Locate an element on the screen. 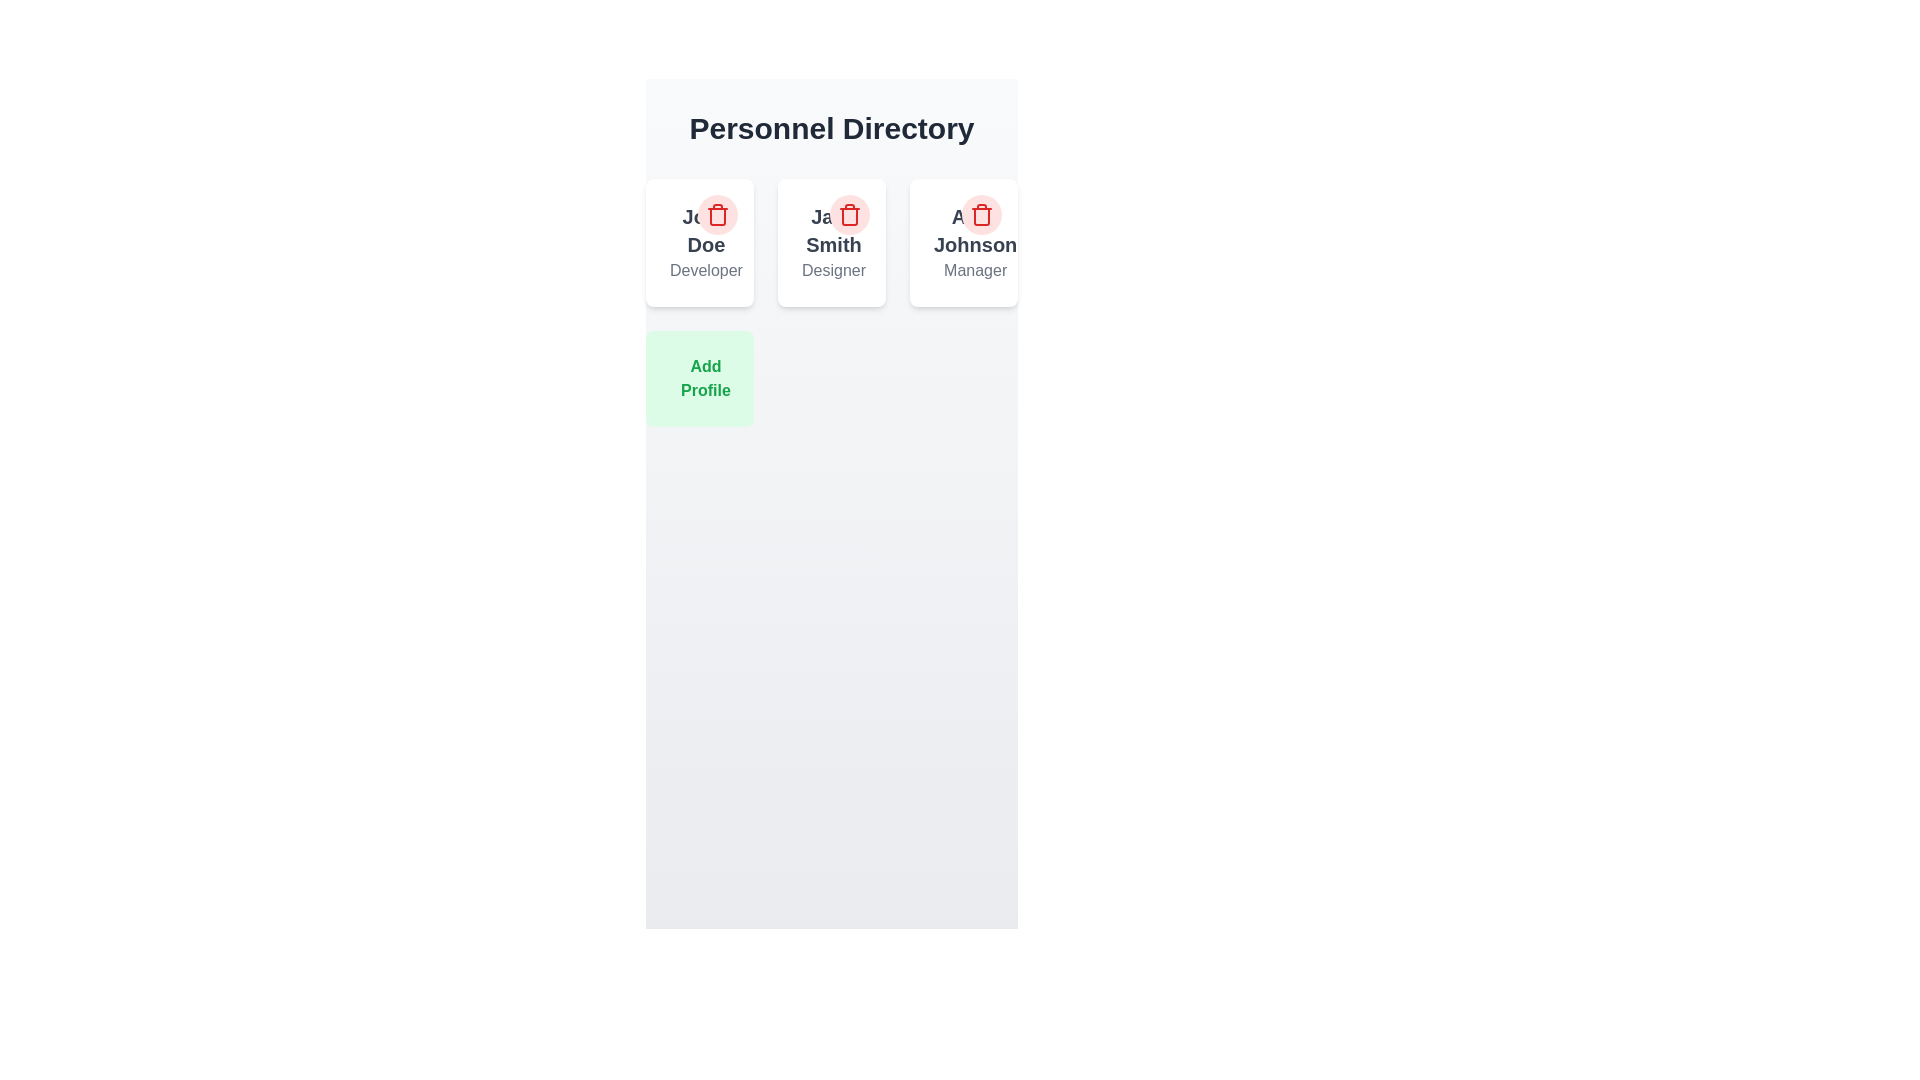 This screenshot has height=1080, width=1920. the text label providing additional information about the individual's position, located below the title 'Alice Johnson' in a card-like layout is located at coordinates (975, 270).